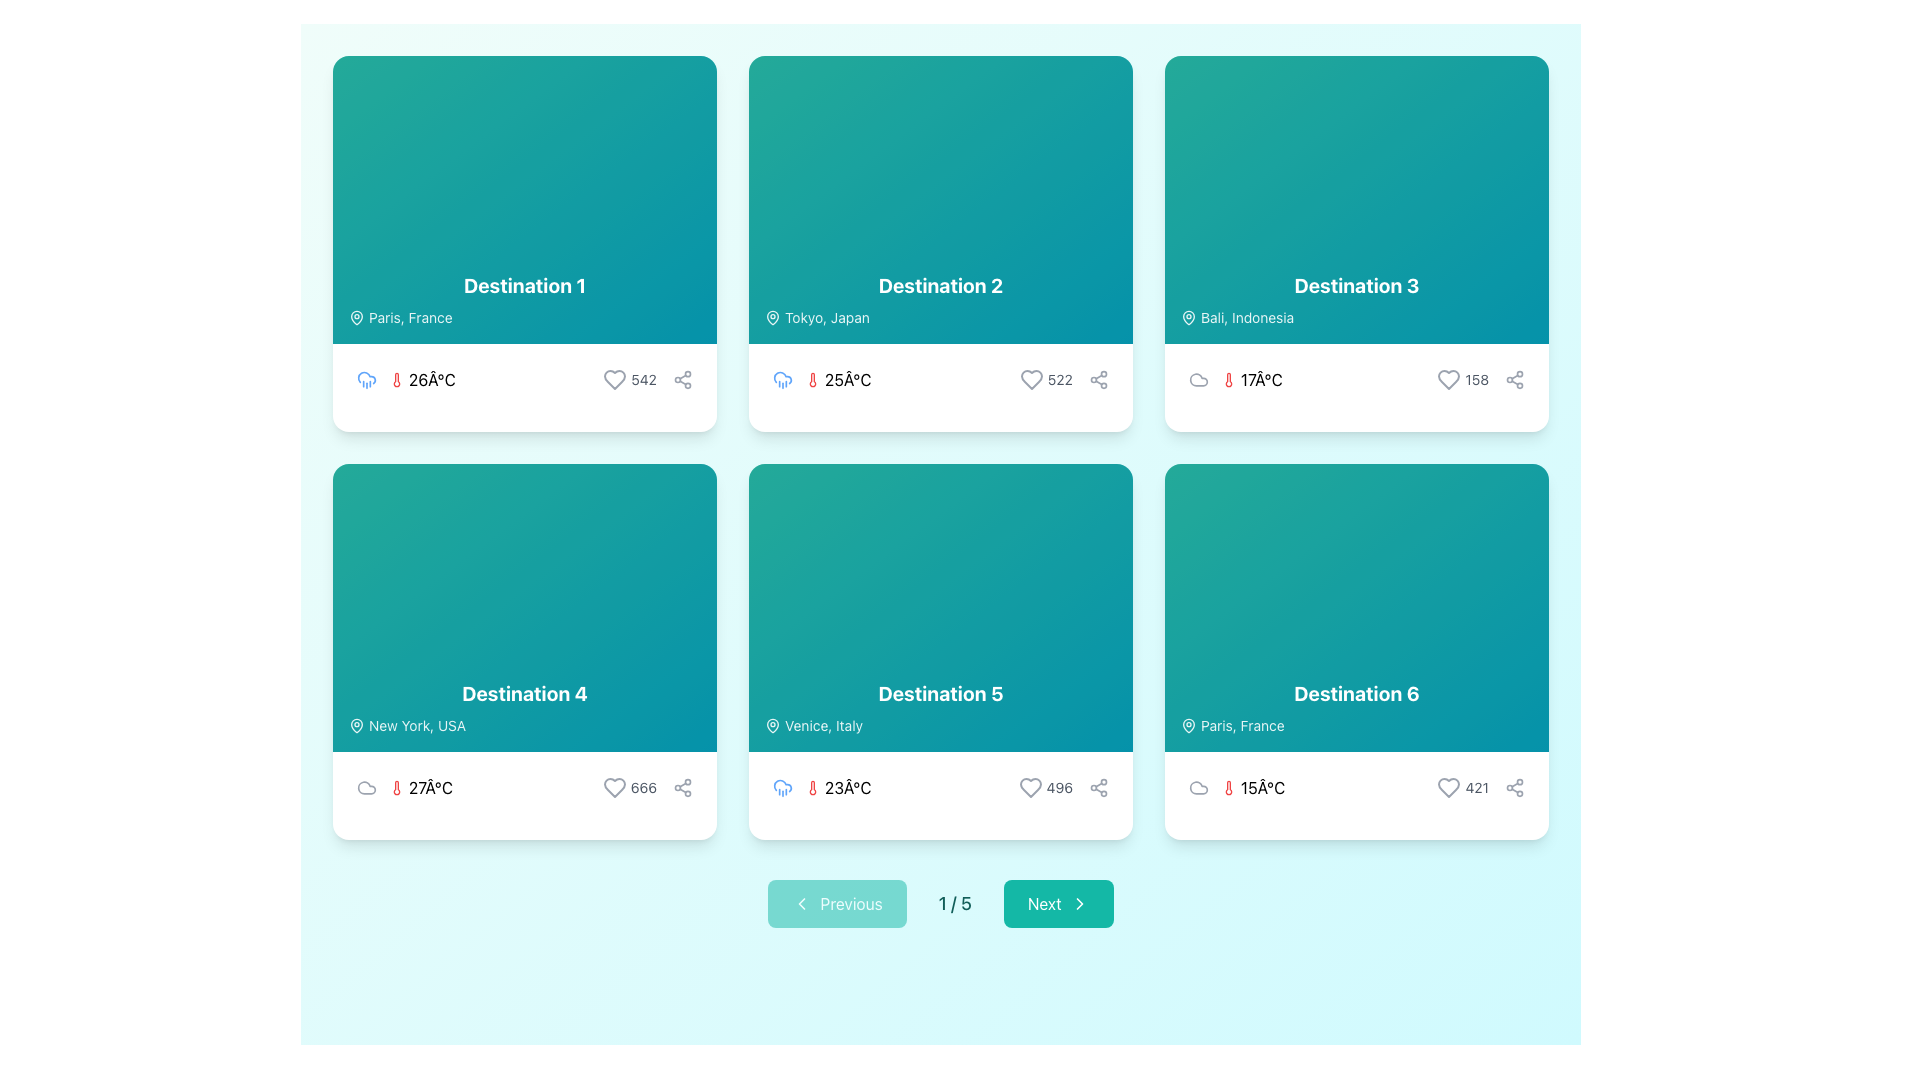 Image resolution: width=1920 pixels, height=1080 pixels. What do you see at coordinates (827, 316) in the screenshot?
I see `text content of the static label displaying 'Tokyo, Japan', which is styled in white color with 90% opacity and located next to the map pin icon within the card labeled 'Destination 2'` at bounding box center [827, 316].